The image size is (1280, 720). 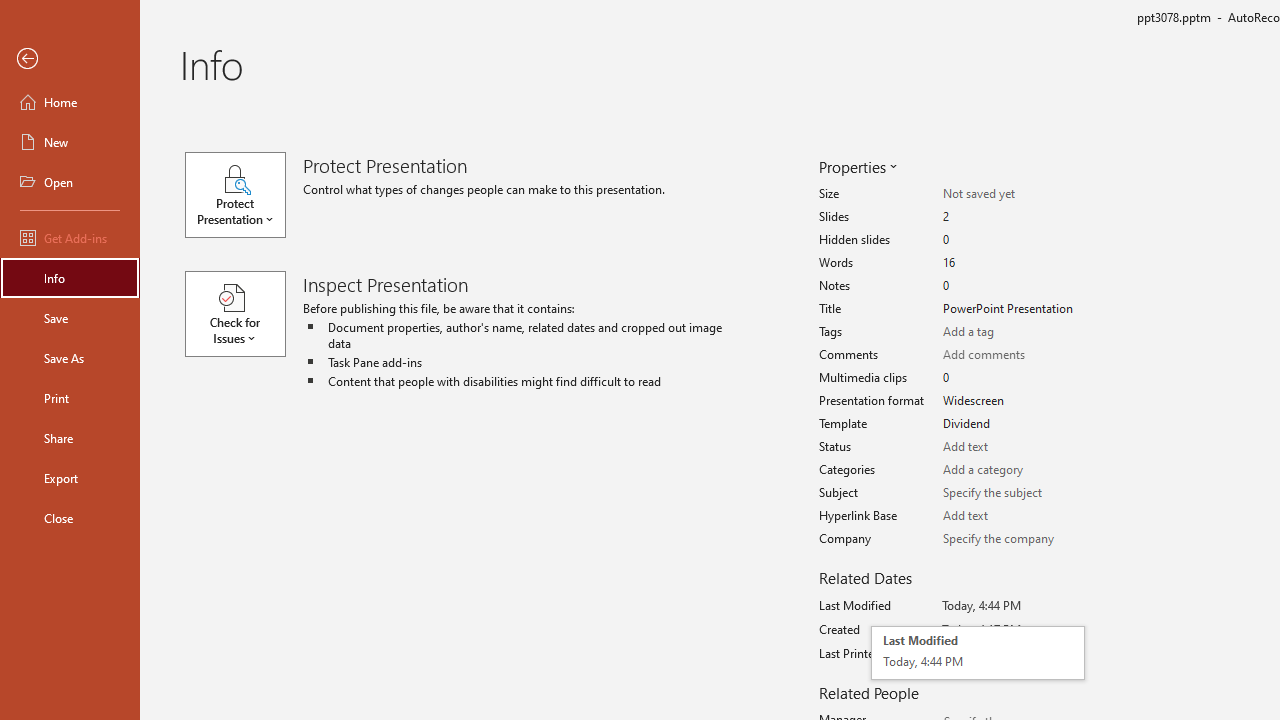 What do you see at coordinates (243, 313) in the screenshot?
I see `'Check for Issues'` at bounding box center [243, 313].